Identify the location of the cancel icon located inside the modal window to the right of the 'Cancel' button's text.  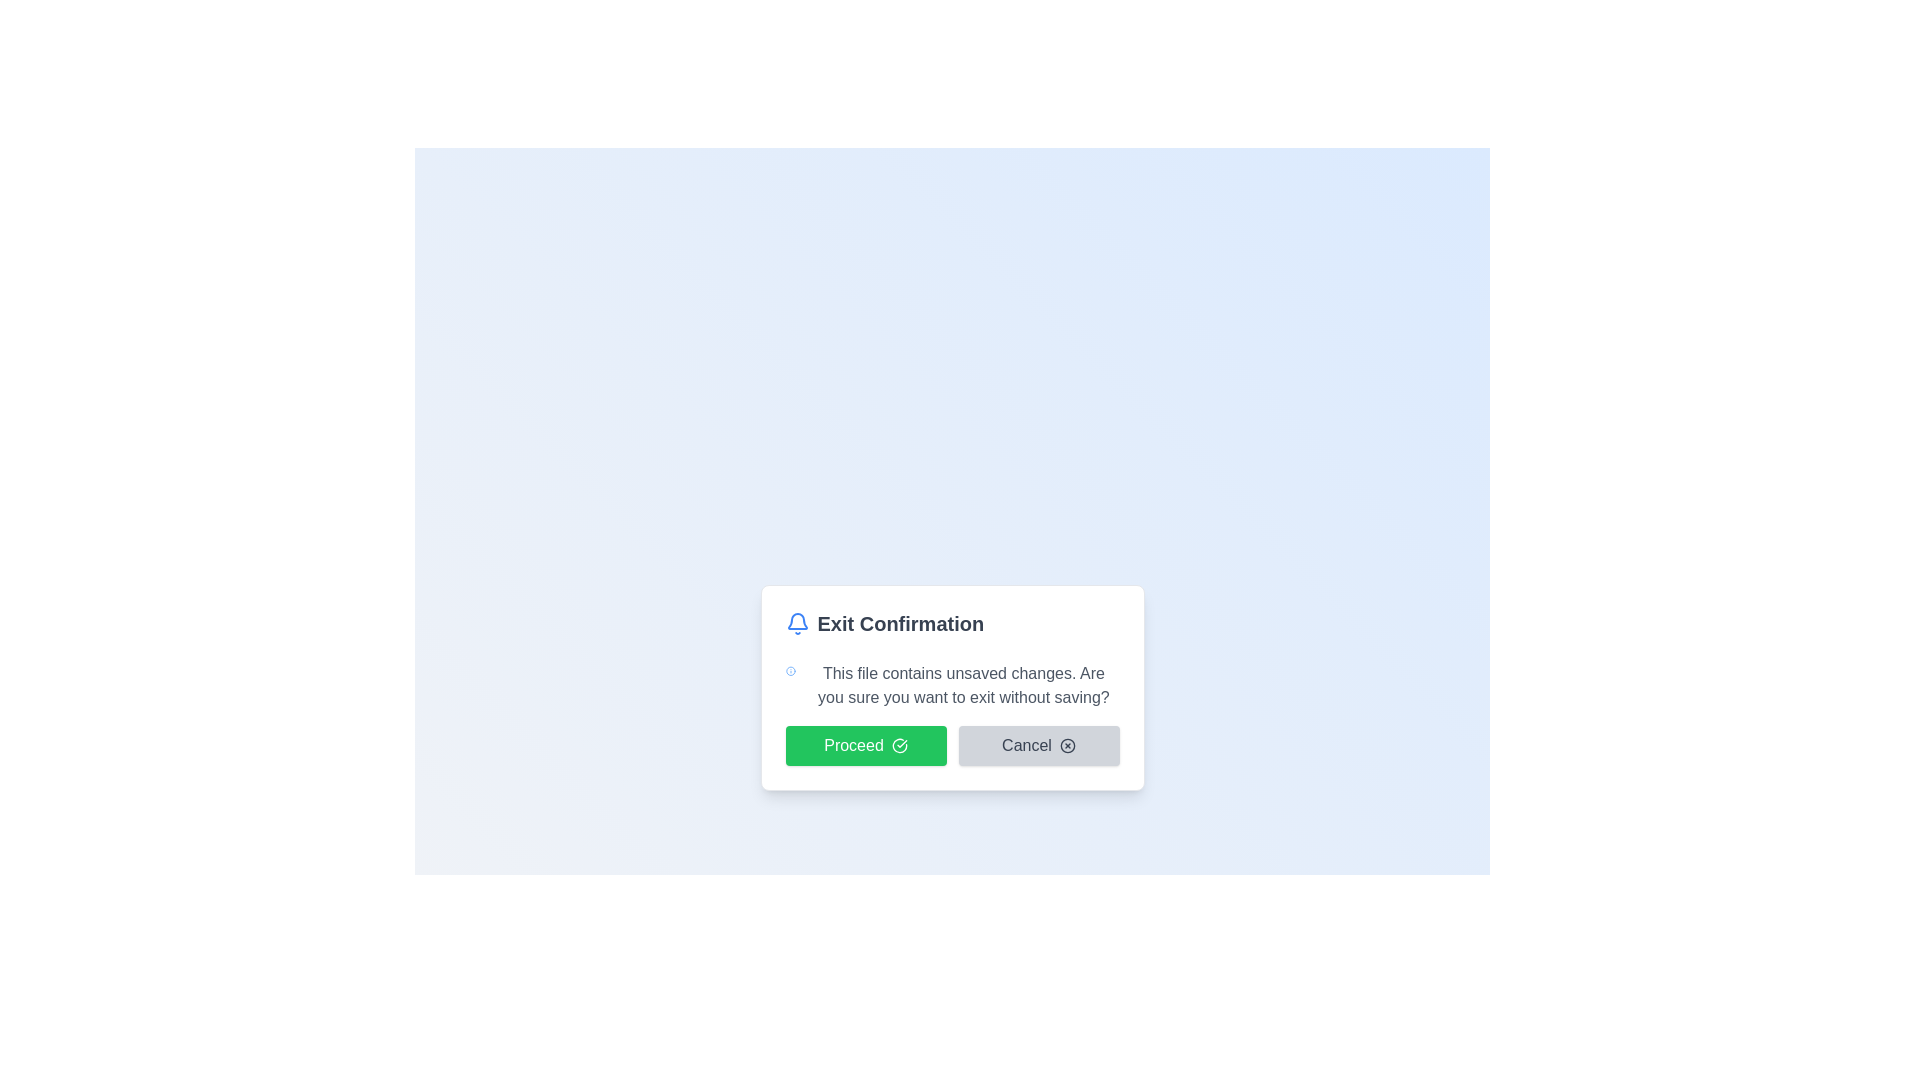
(1066, 745).